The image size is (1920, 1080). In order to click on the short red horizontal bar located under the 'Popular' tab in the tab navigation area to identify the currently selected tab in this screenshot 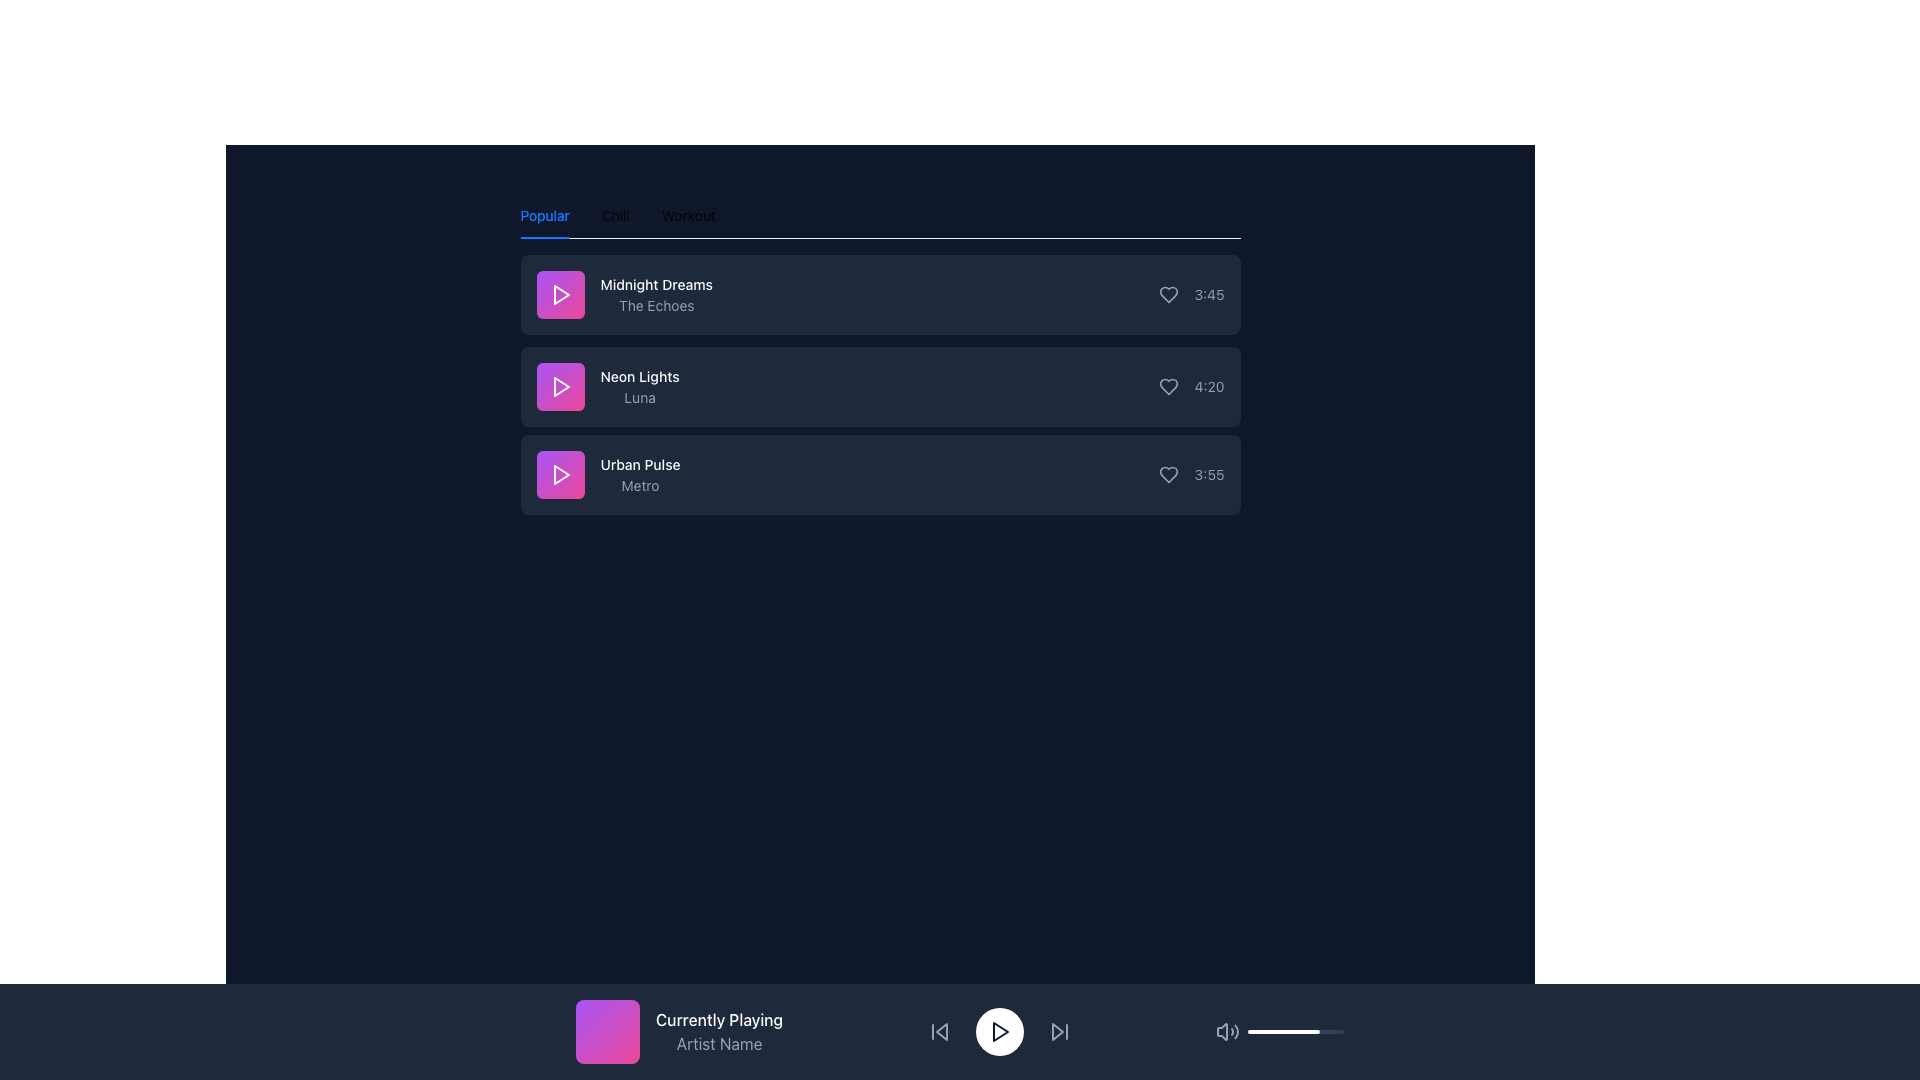, I will do `click(545, 237)`.